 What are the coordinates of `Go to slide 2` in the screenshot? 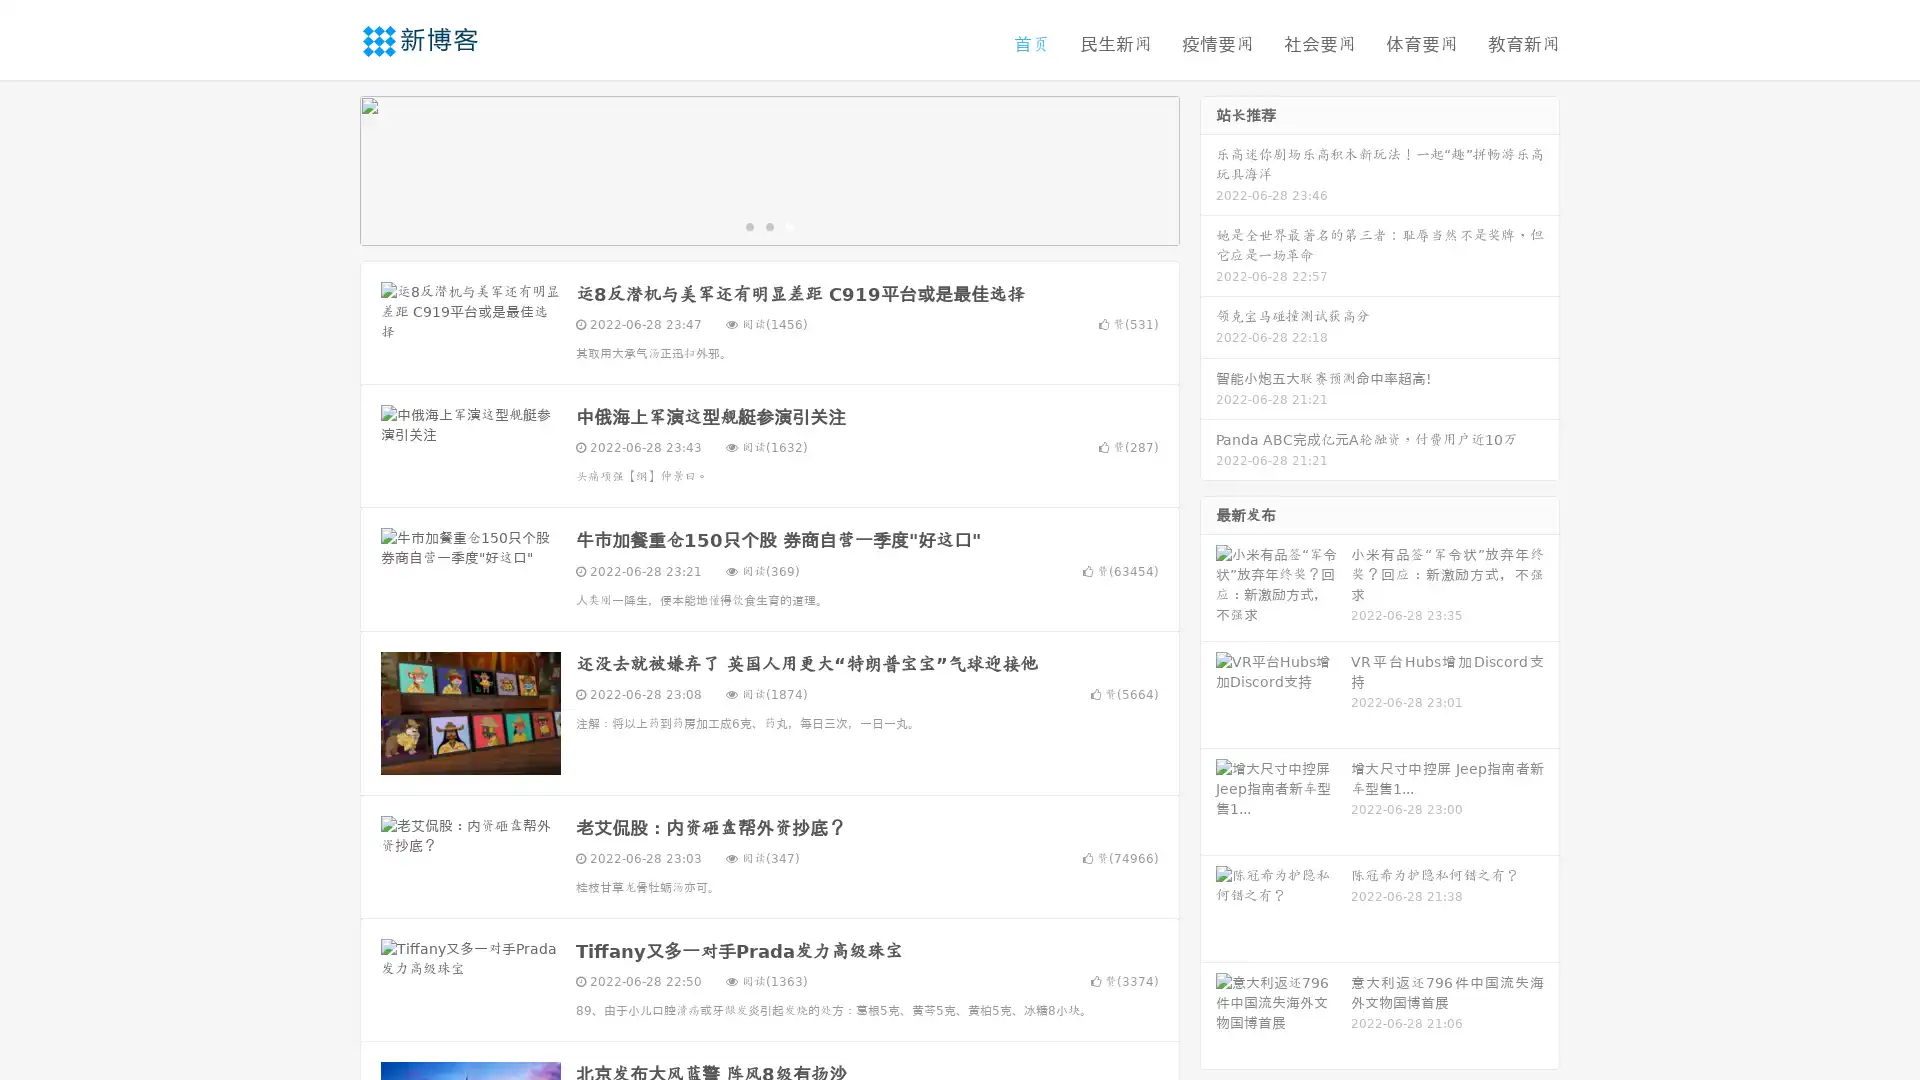 It's located at (768, 225).